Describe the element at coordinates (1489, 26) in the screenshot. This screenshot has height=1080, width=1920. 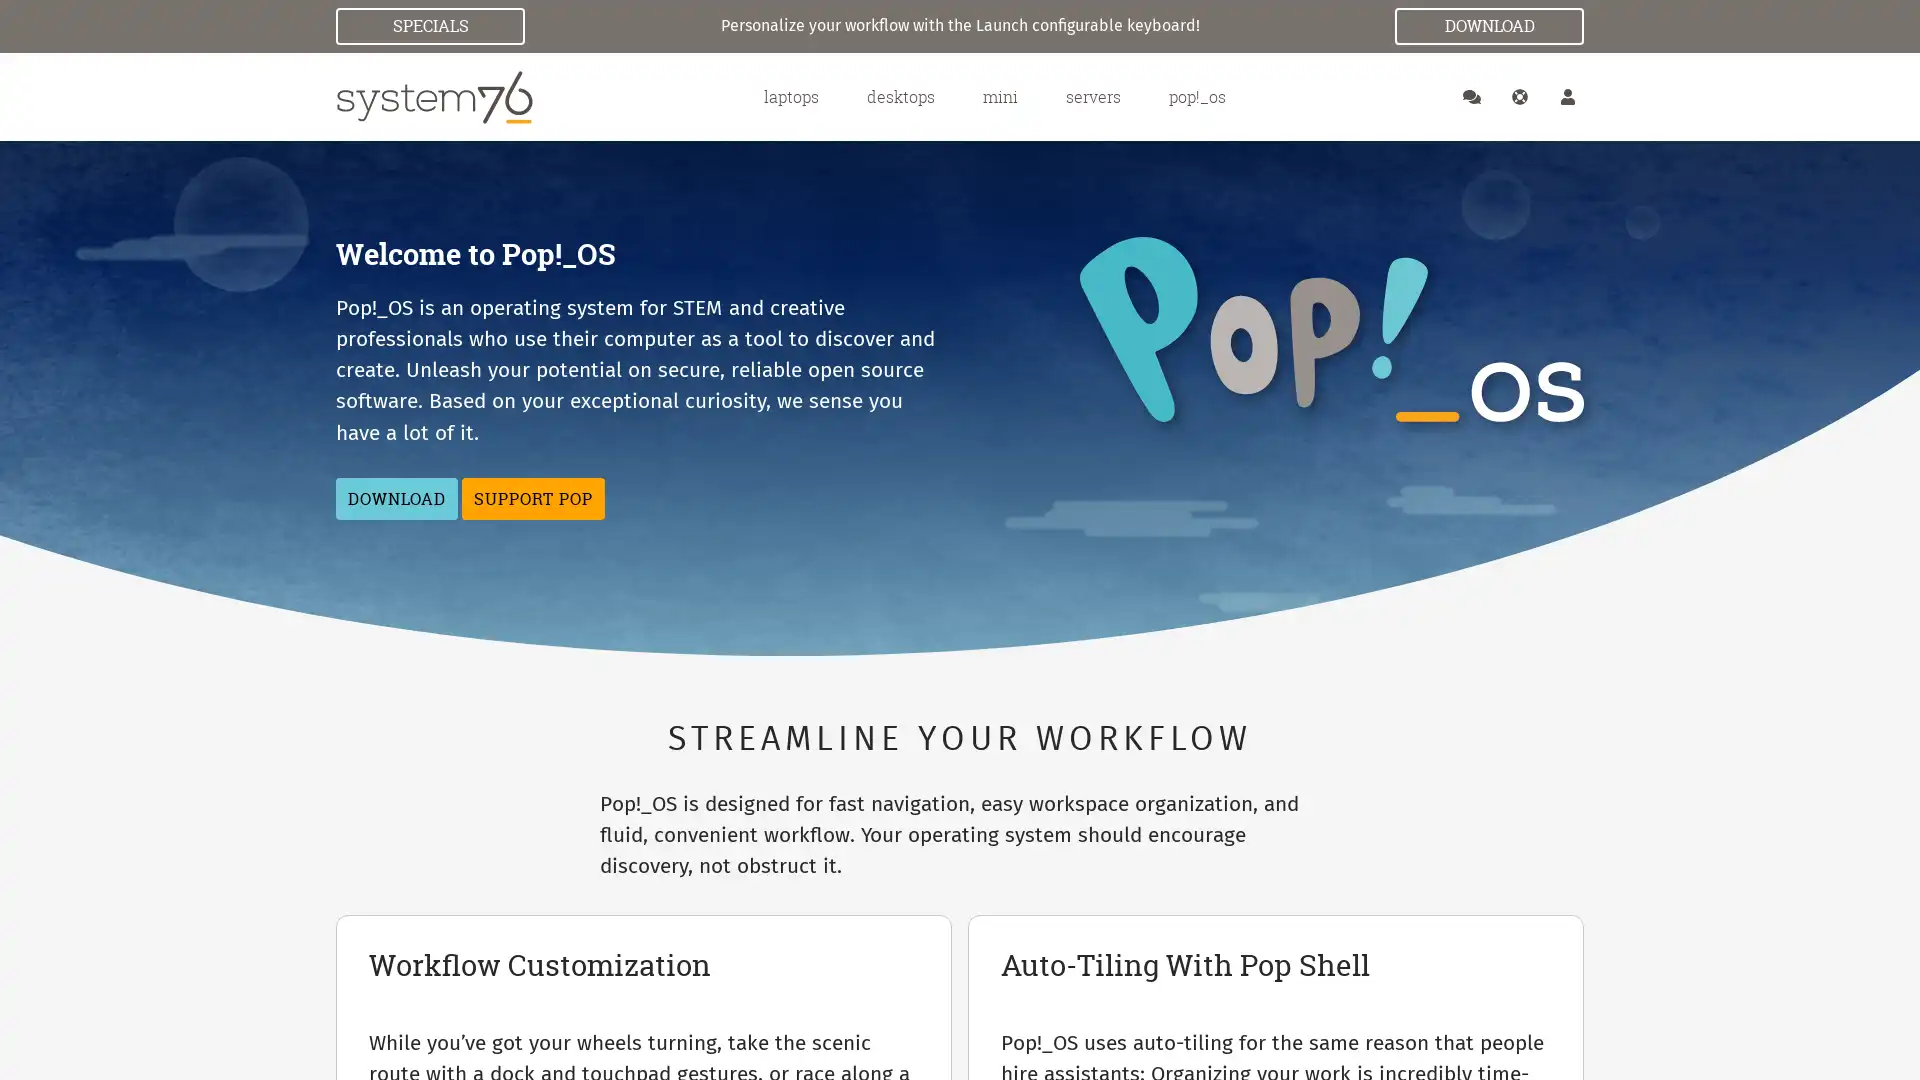
I see `DOWNLOAD` at that location.